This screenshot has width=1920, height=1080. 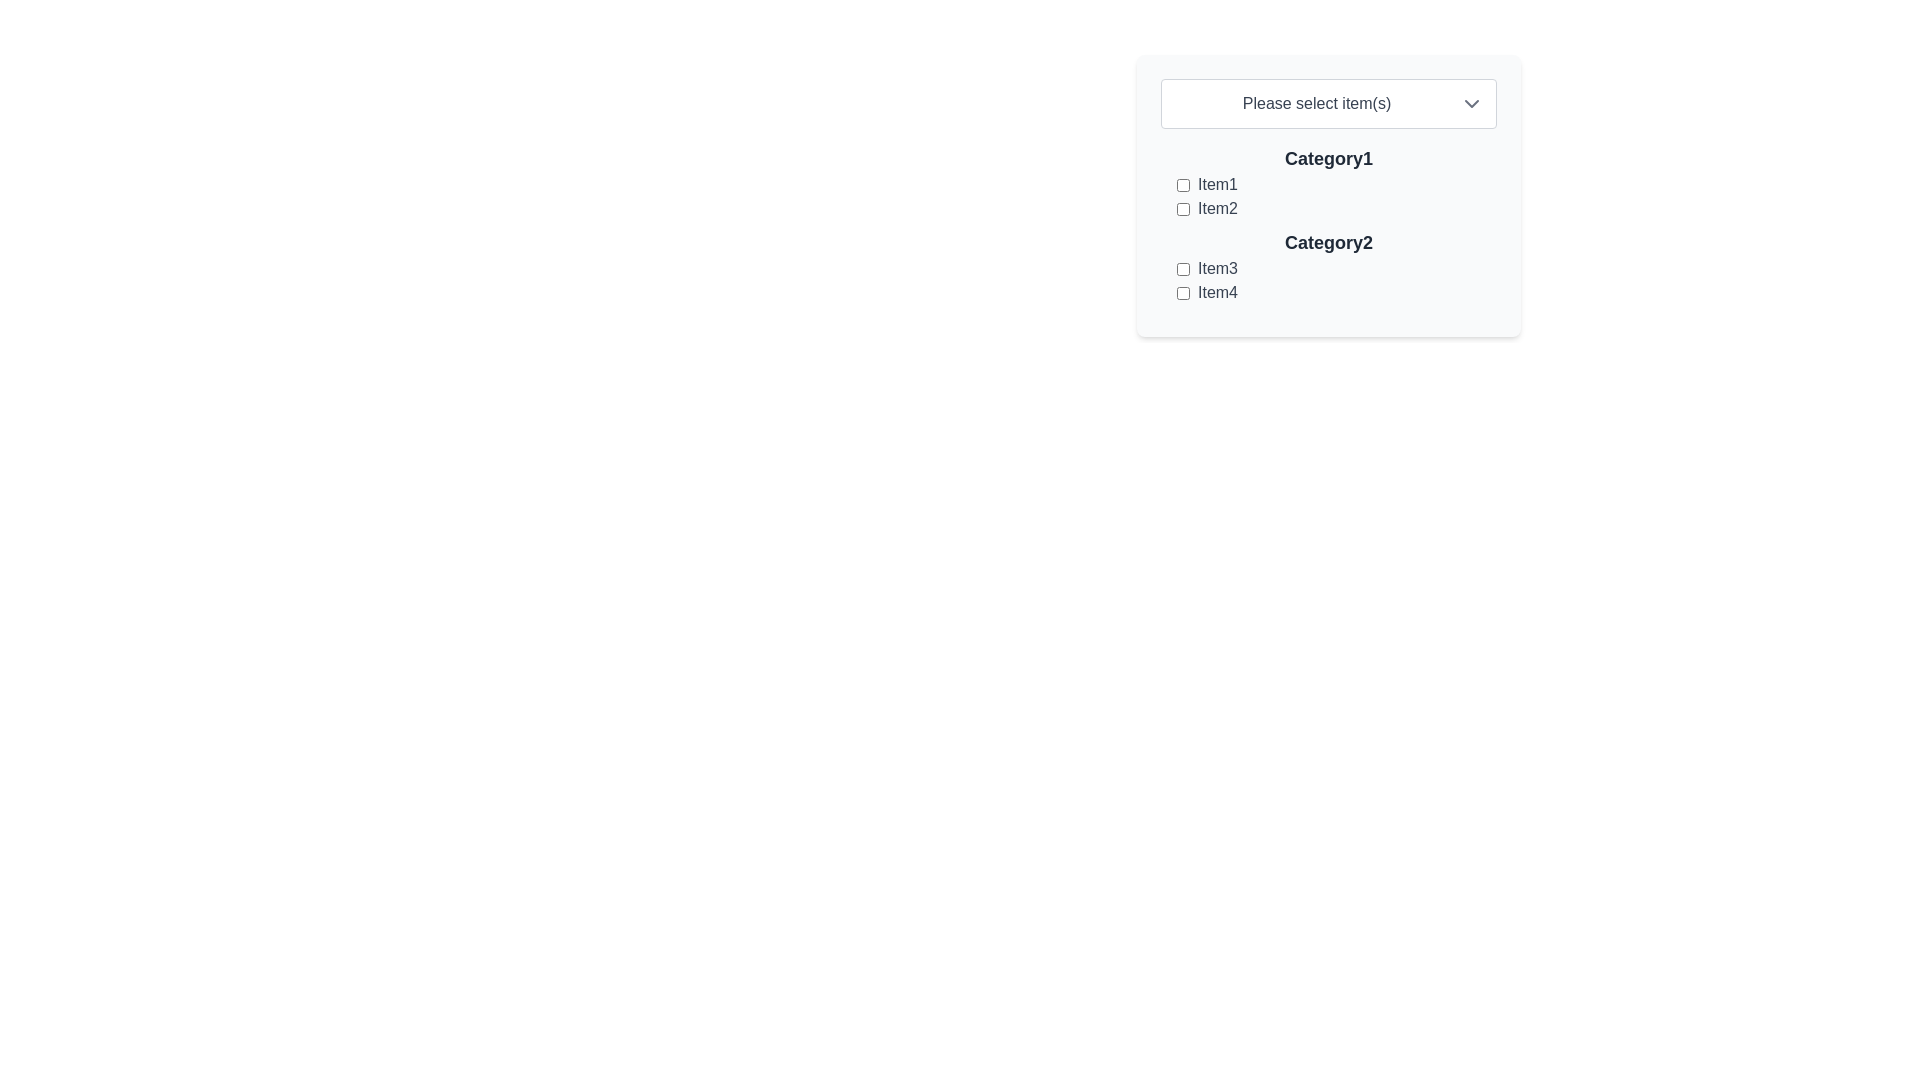 What do you see at coordinates (1183, 185) in the screenshot?
I see `the checkbox located` at bounding box center [1183, 185].